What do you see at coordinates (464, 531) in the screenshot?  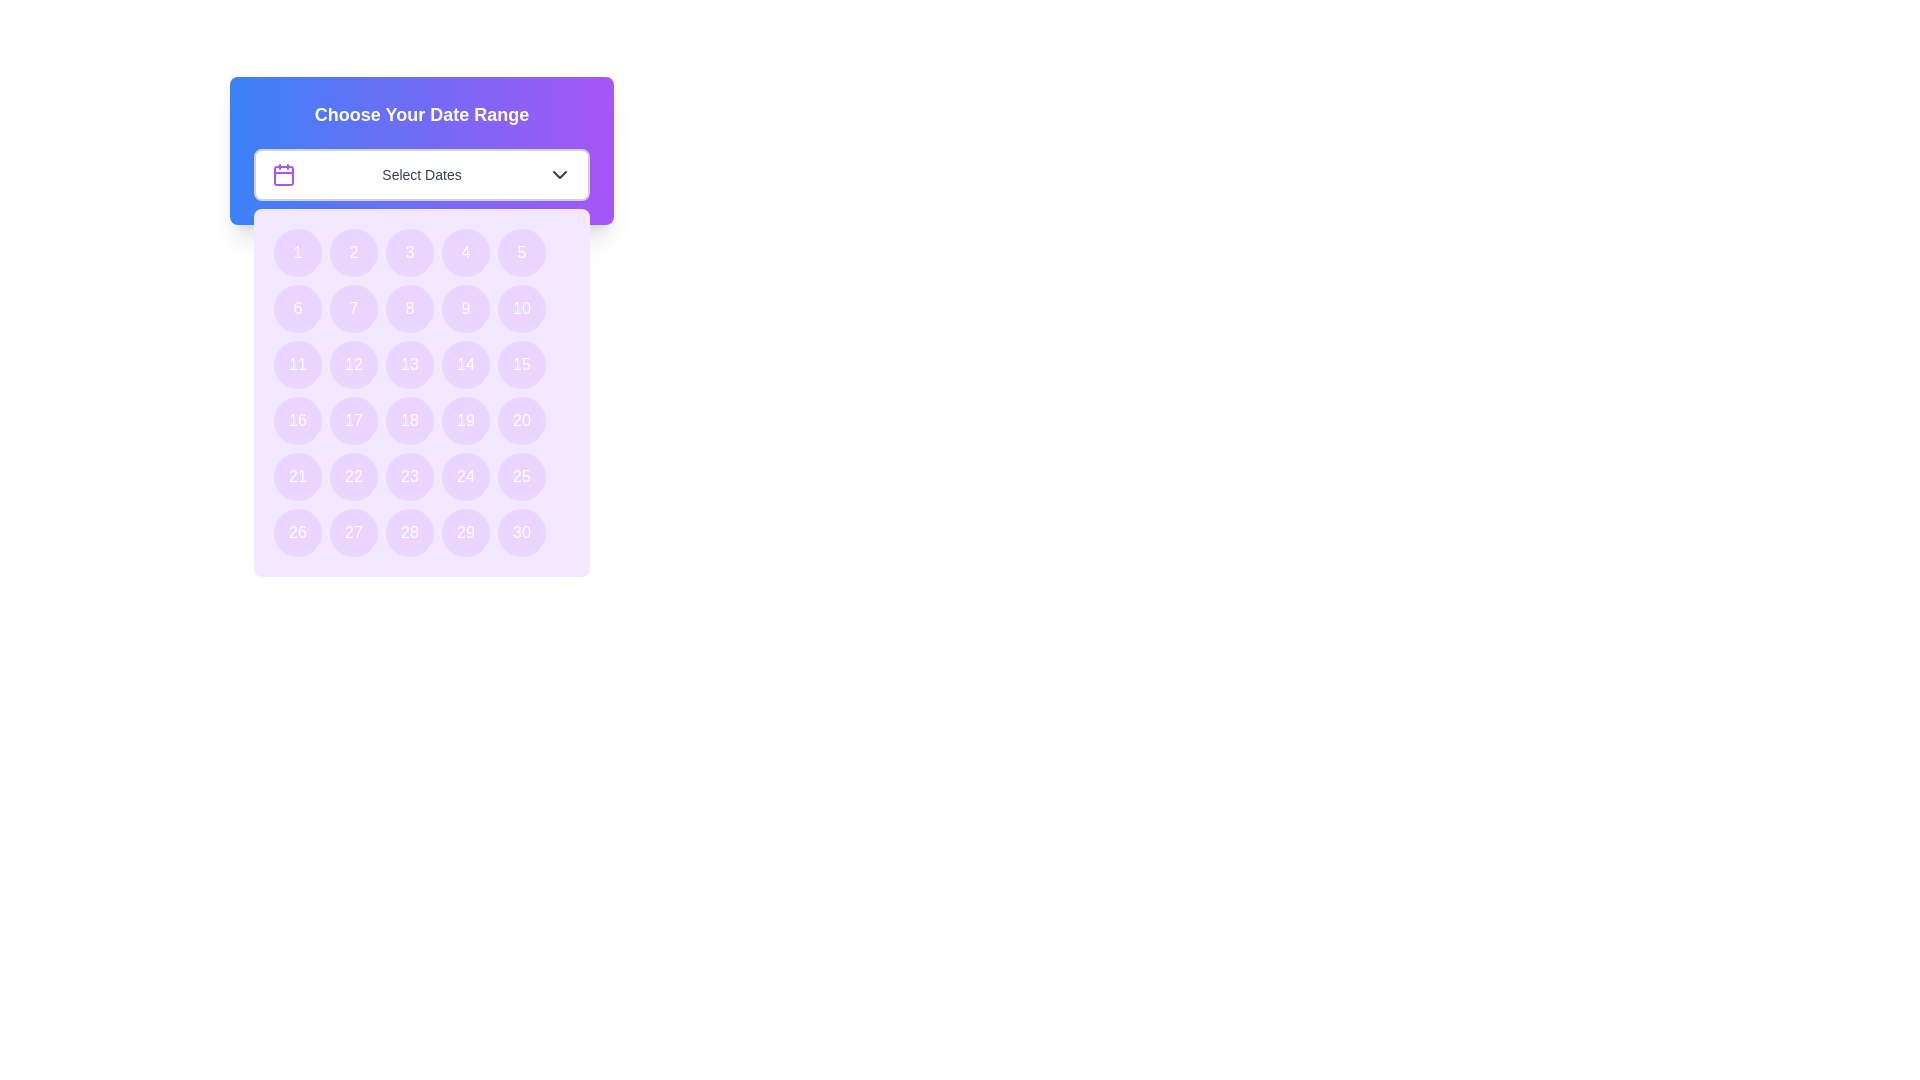 I see `the circular button with a light purple background and the number '29' centered in white text, located in the bottom row of date selection buttons` at bounding box center [464, 531].